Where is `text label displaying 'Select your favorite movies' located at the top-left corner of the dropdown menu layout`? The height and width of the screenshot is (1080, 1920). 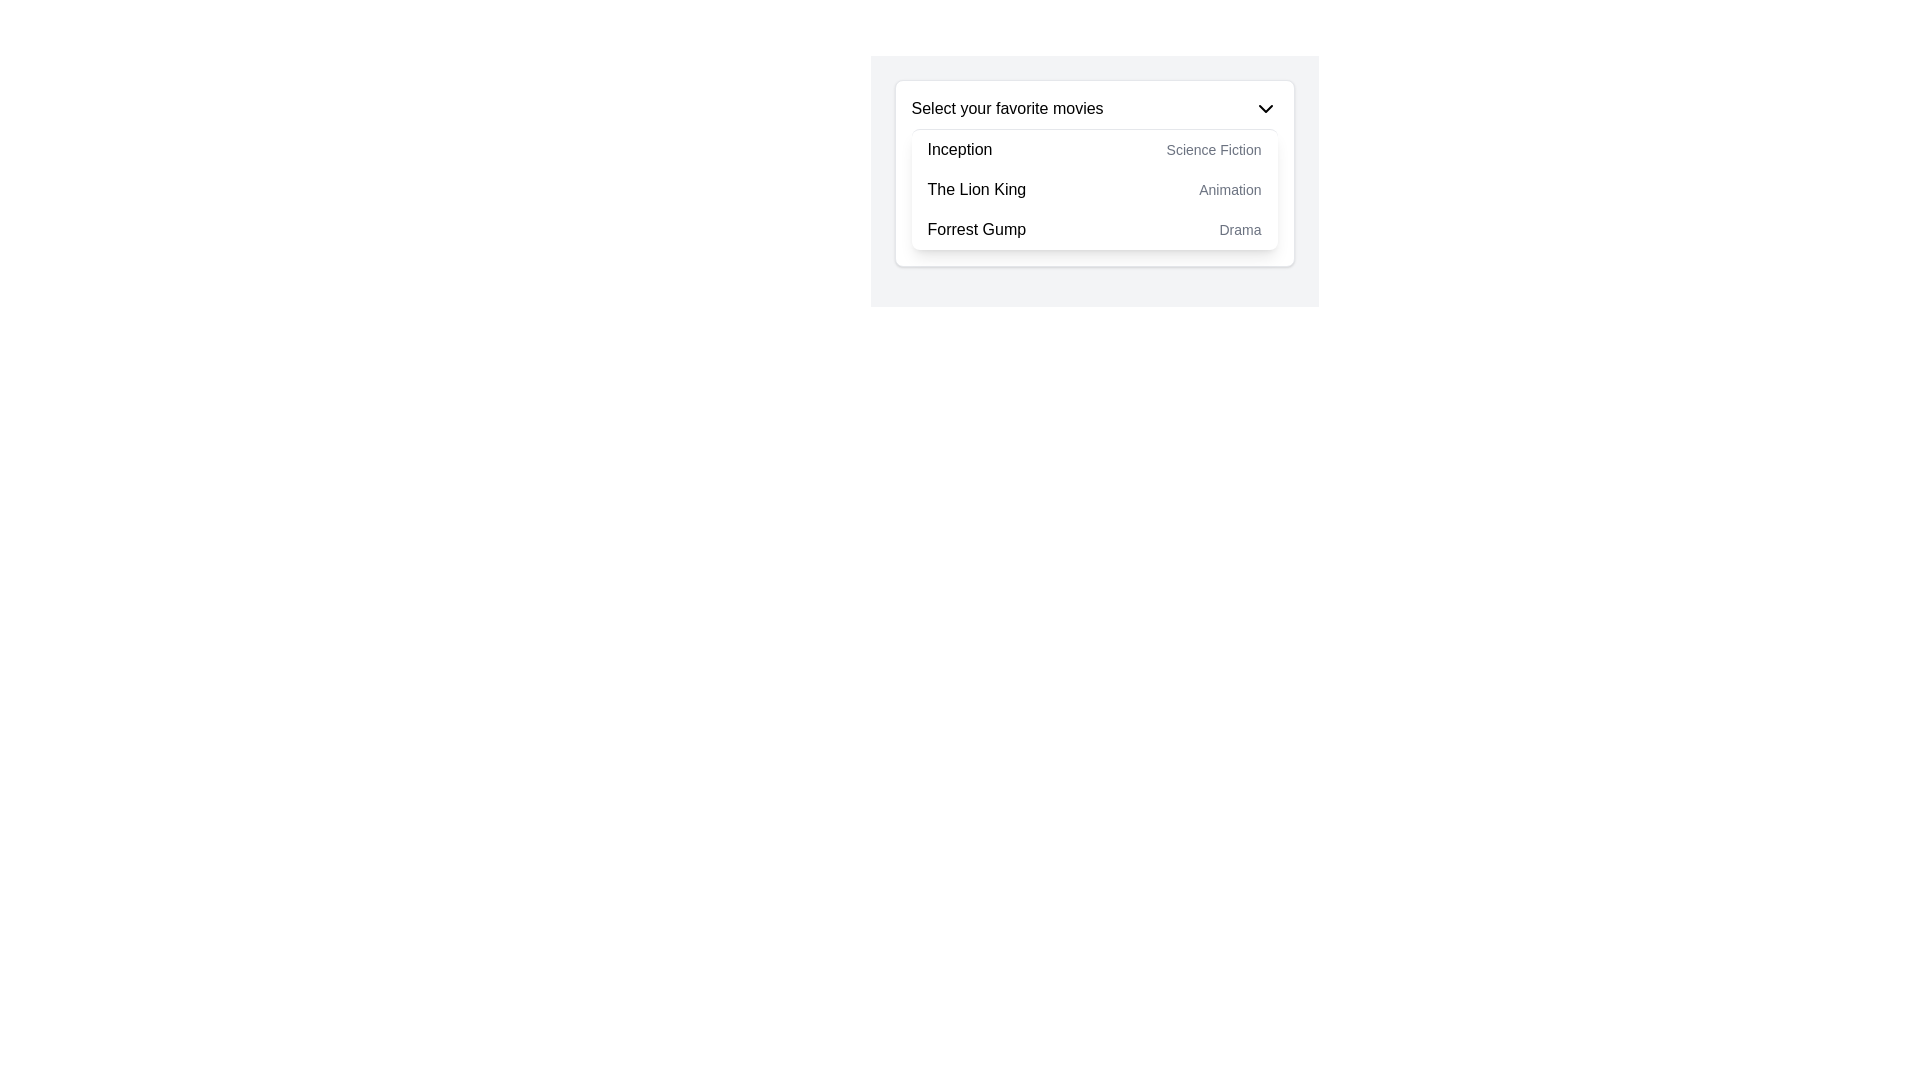 text label displaying 'Select your favorite movies' located at the top-left corner of the dropdown menu layout is located at coordinates (1007, 108).